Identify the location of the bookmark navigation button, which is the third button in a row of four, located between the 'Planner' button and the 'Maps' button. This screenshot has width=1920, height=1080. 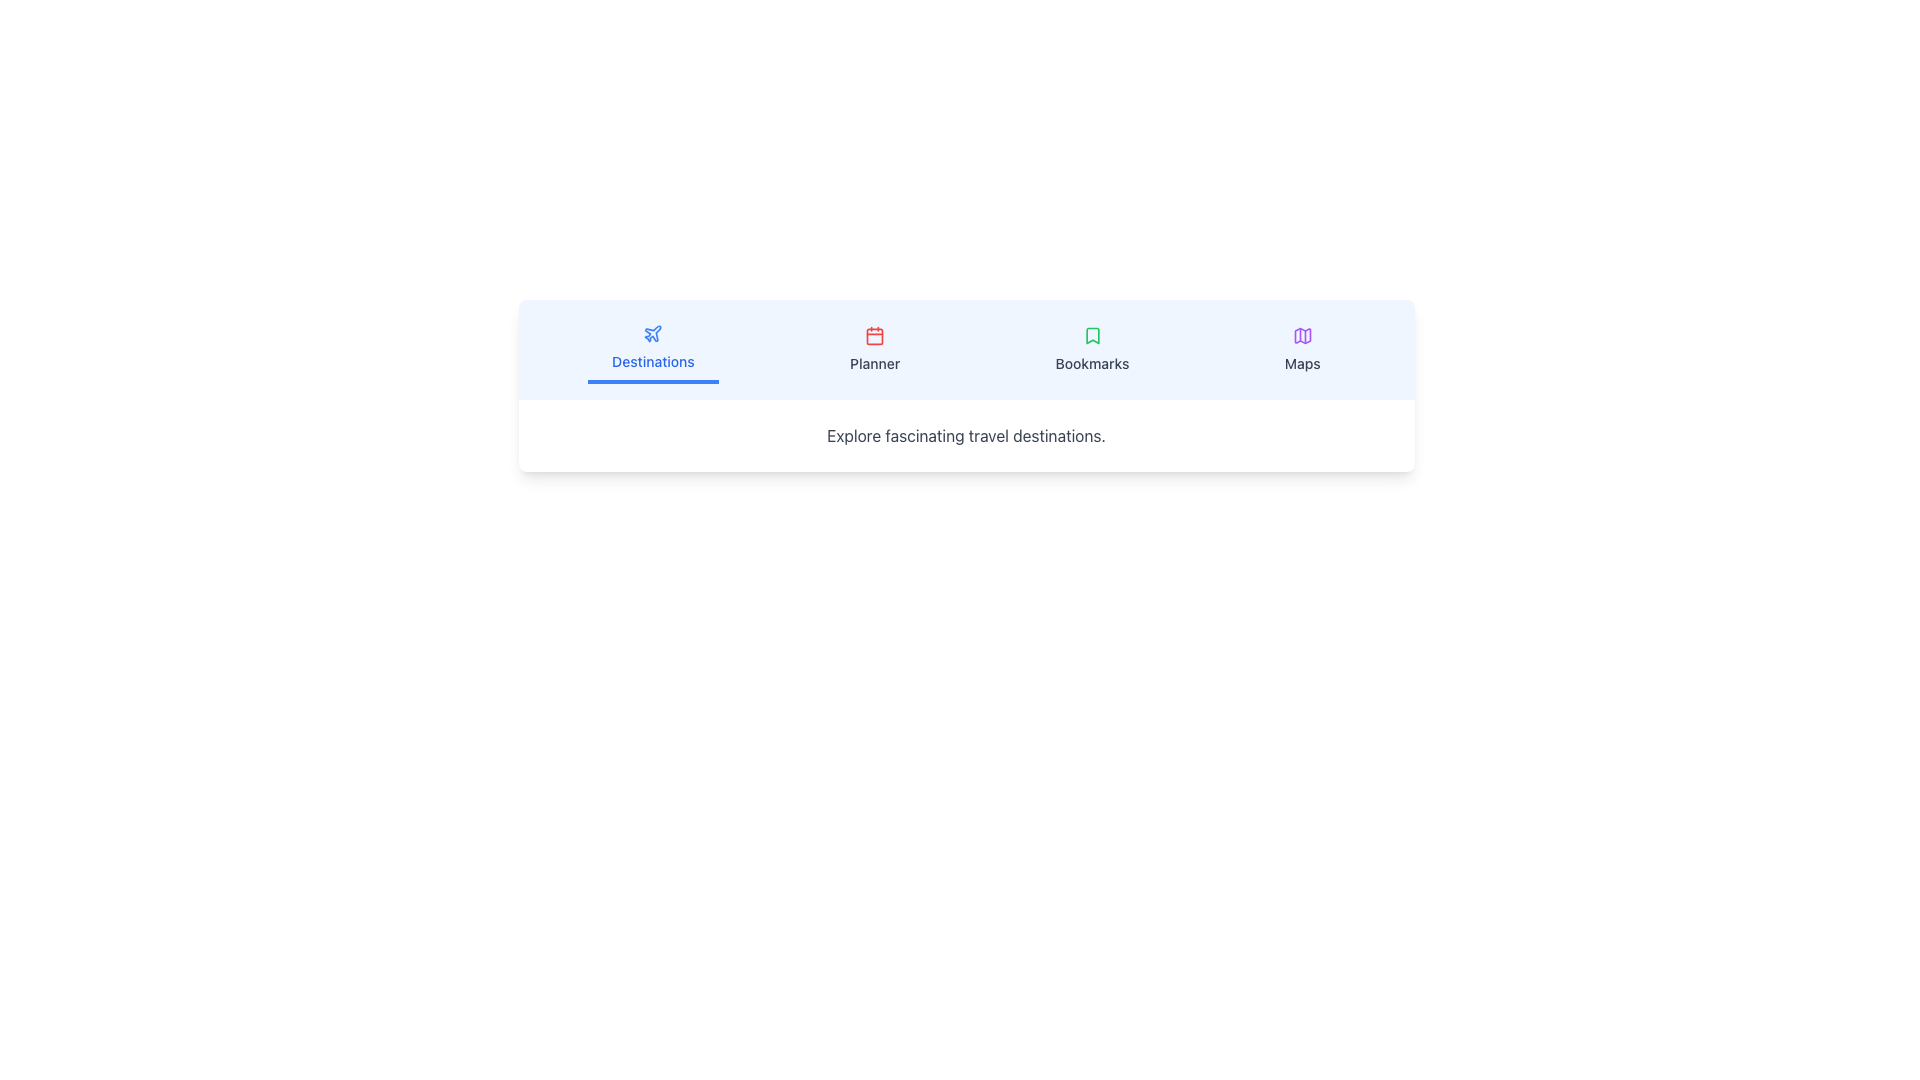
(1091, 349).